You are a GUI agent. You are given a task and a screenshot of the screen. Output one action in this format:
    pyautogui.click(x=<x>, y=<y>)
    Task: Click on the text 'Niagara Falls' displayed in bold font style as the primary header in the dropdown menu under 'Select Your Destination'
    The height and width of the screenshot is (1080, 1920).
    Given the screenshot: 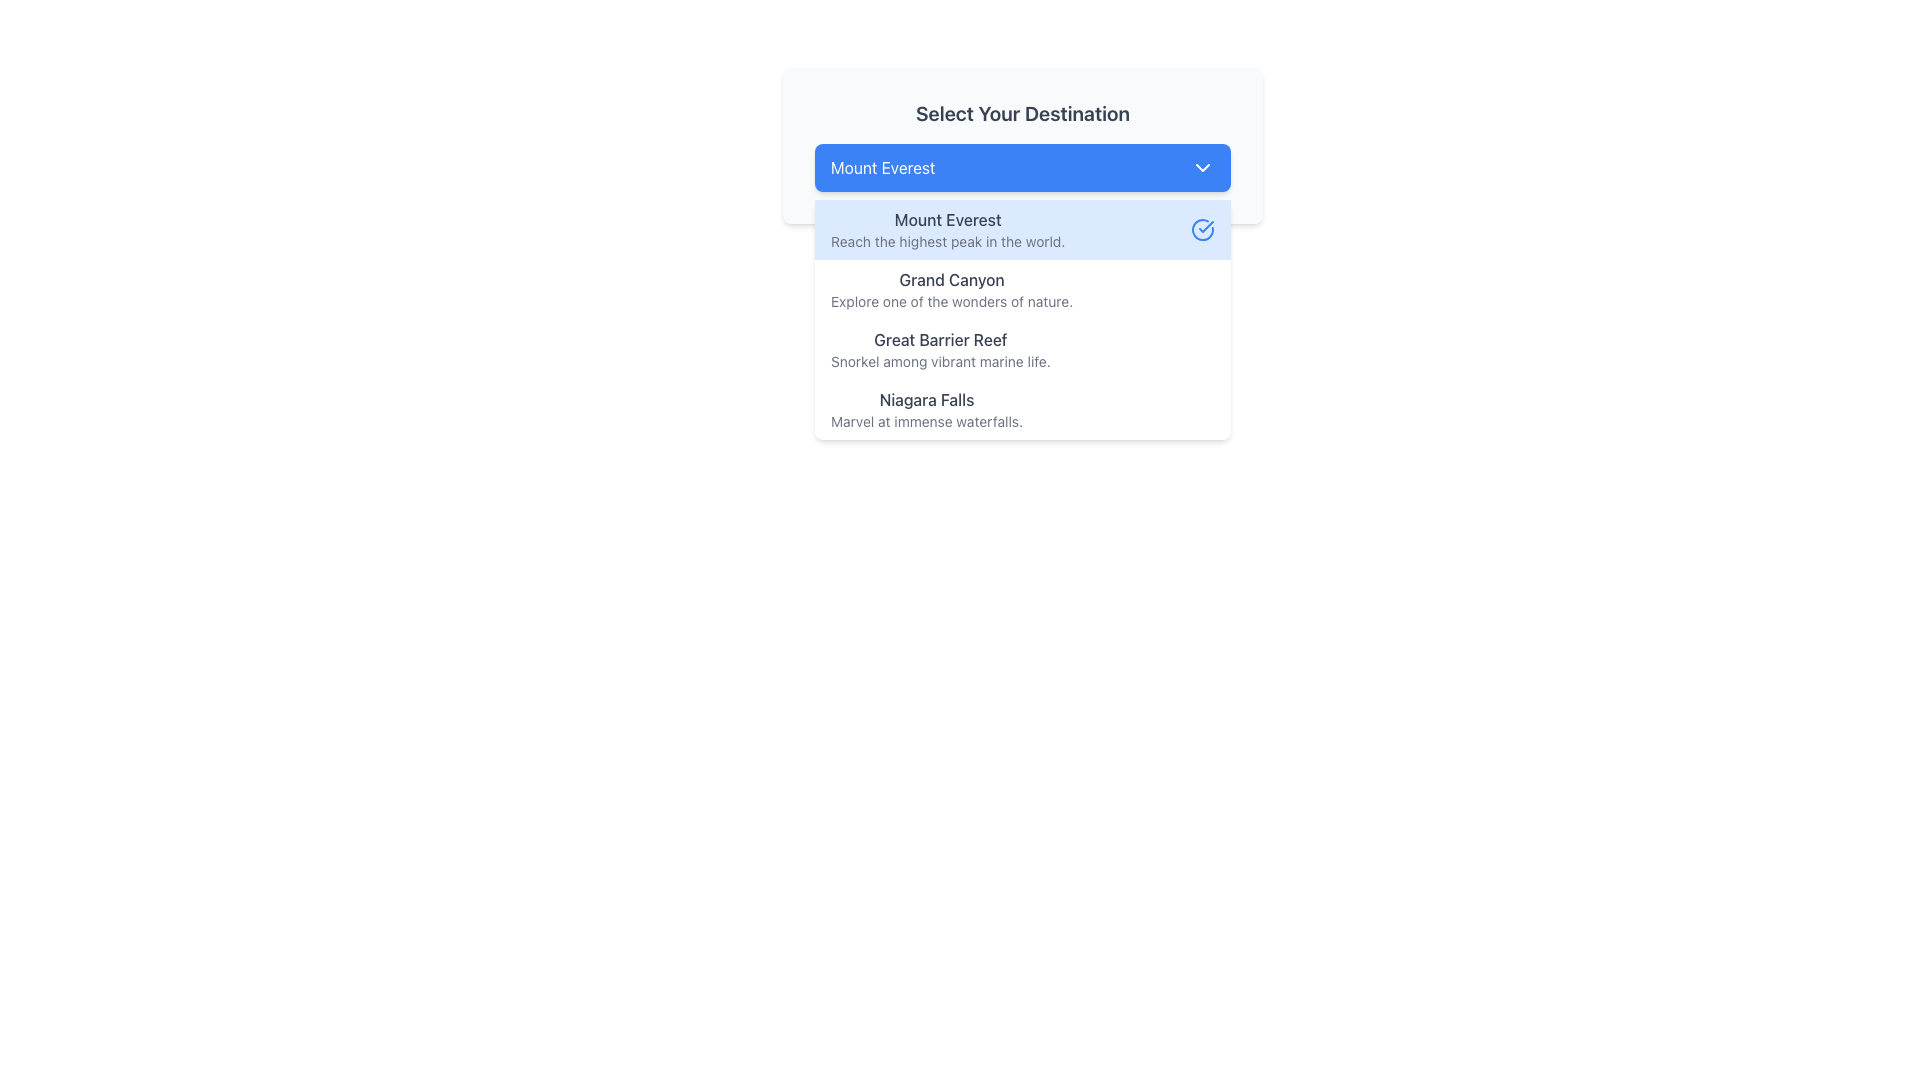 What is the action you would take?
    pyautogui.click(x=925, y=400)
    